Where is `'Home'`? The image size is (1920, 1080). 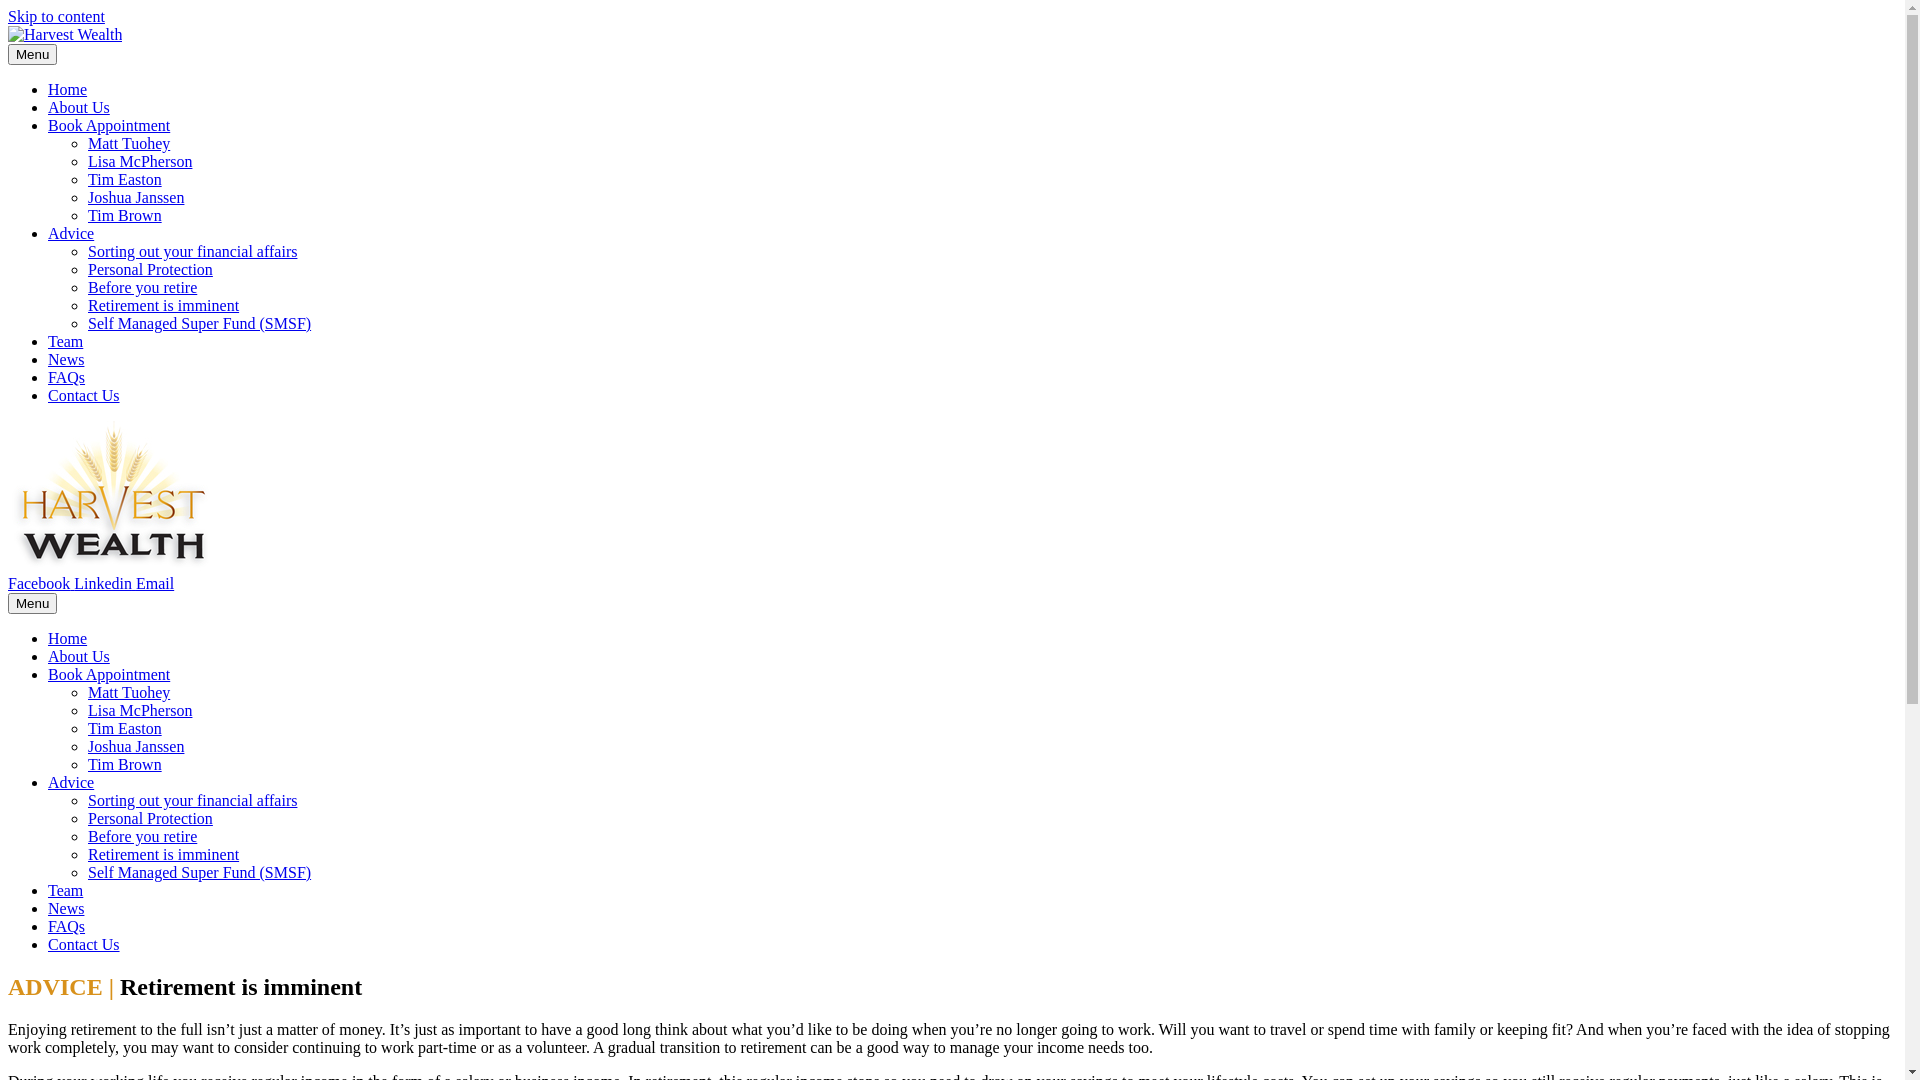
'Home' is located at coordinates (67, 88).